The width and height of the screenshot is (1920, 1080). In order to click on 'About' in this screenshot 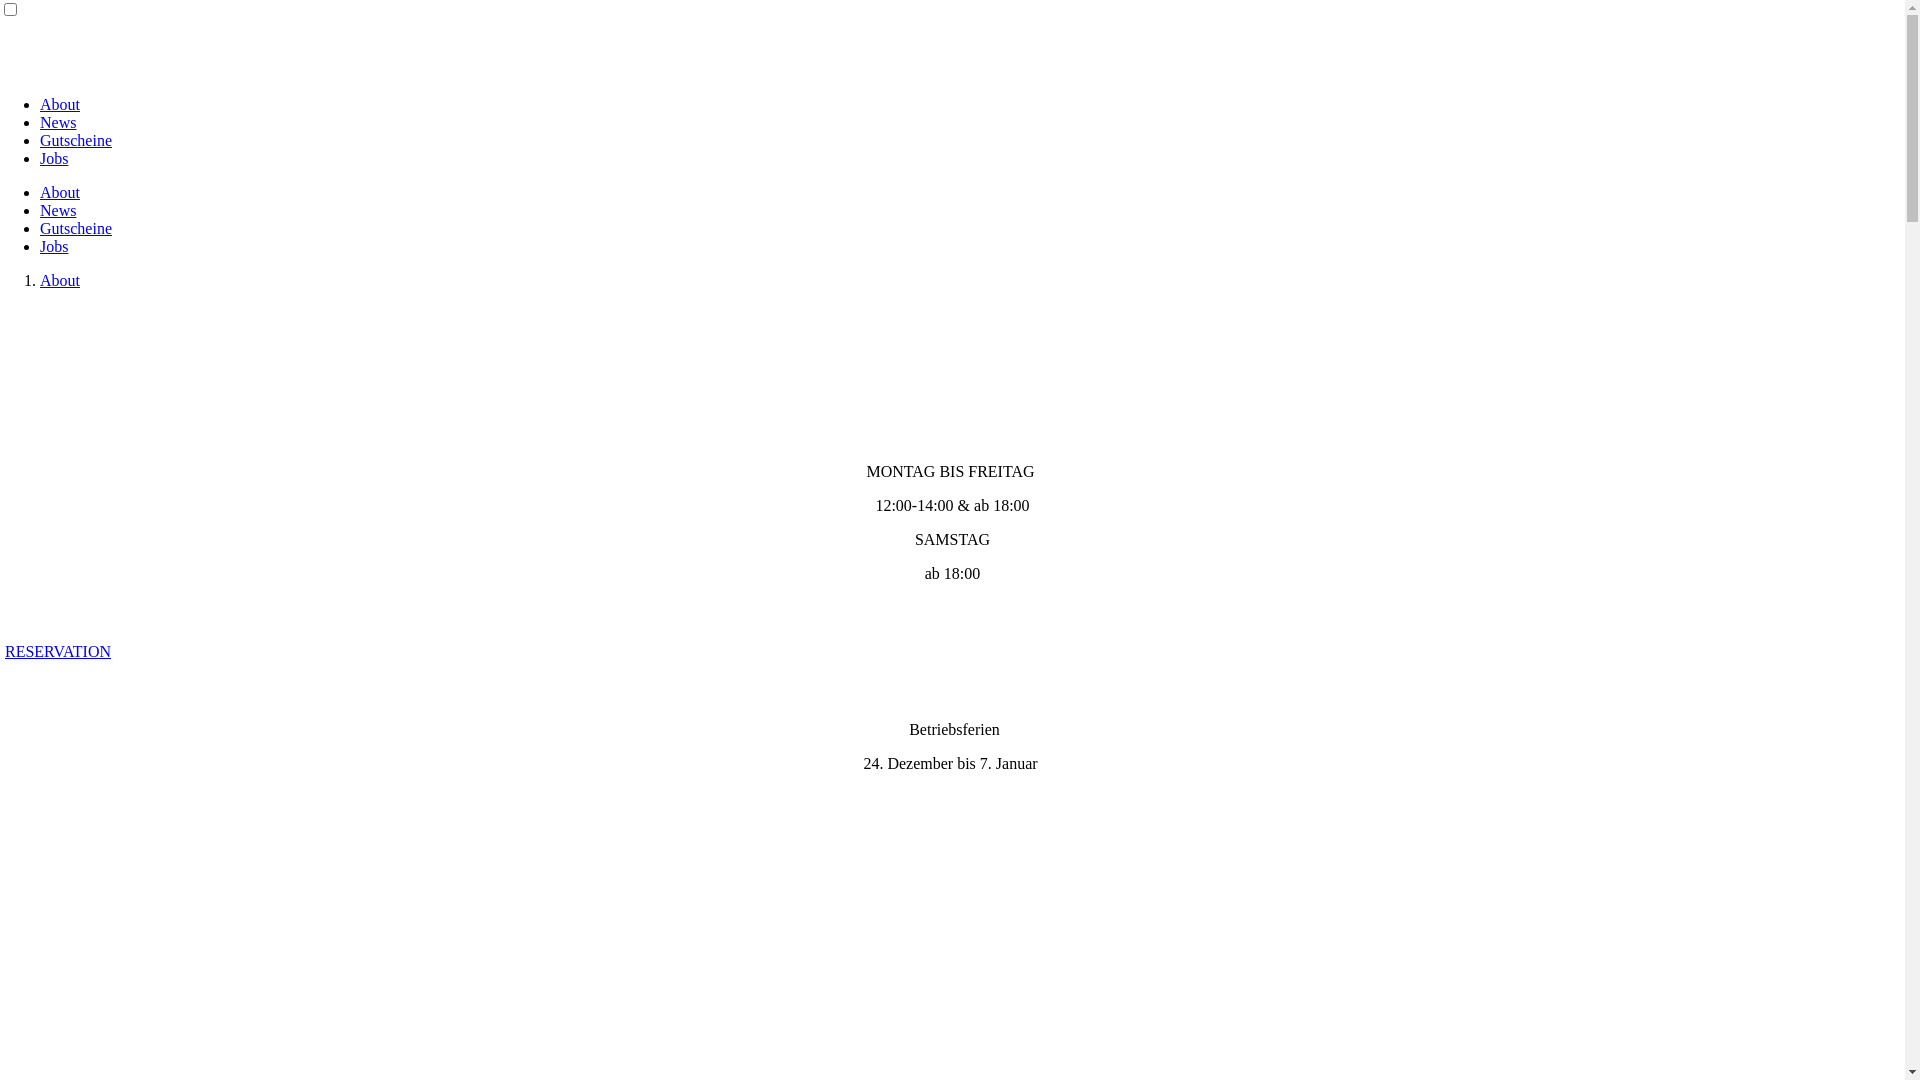, I will do `click(59, 104)`.